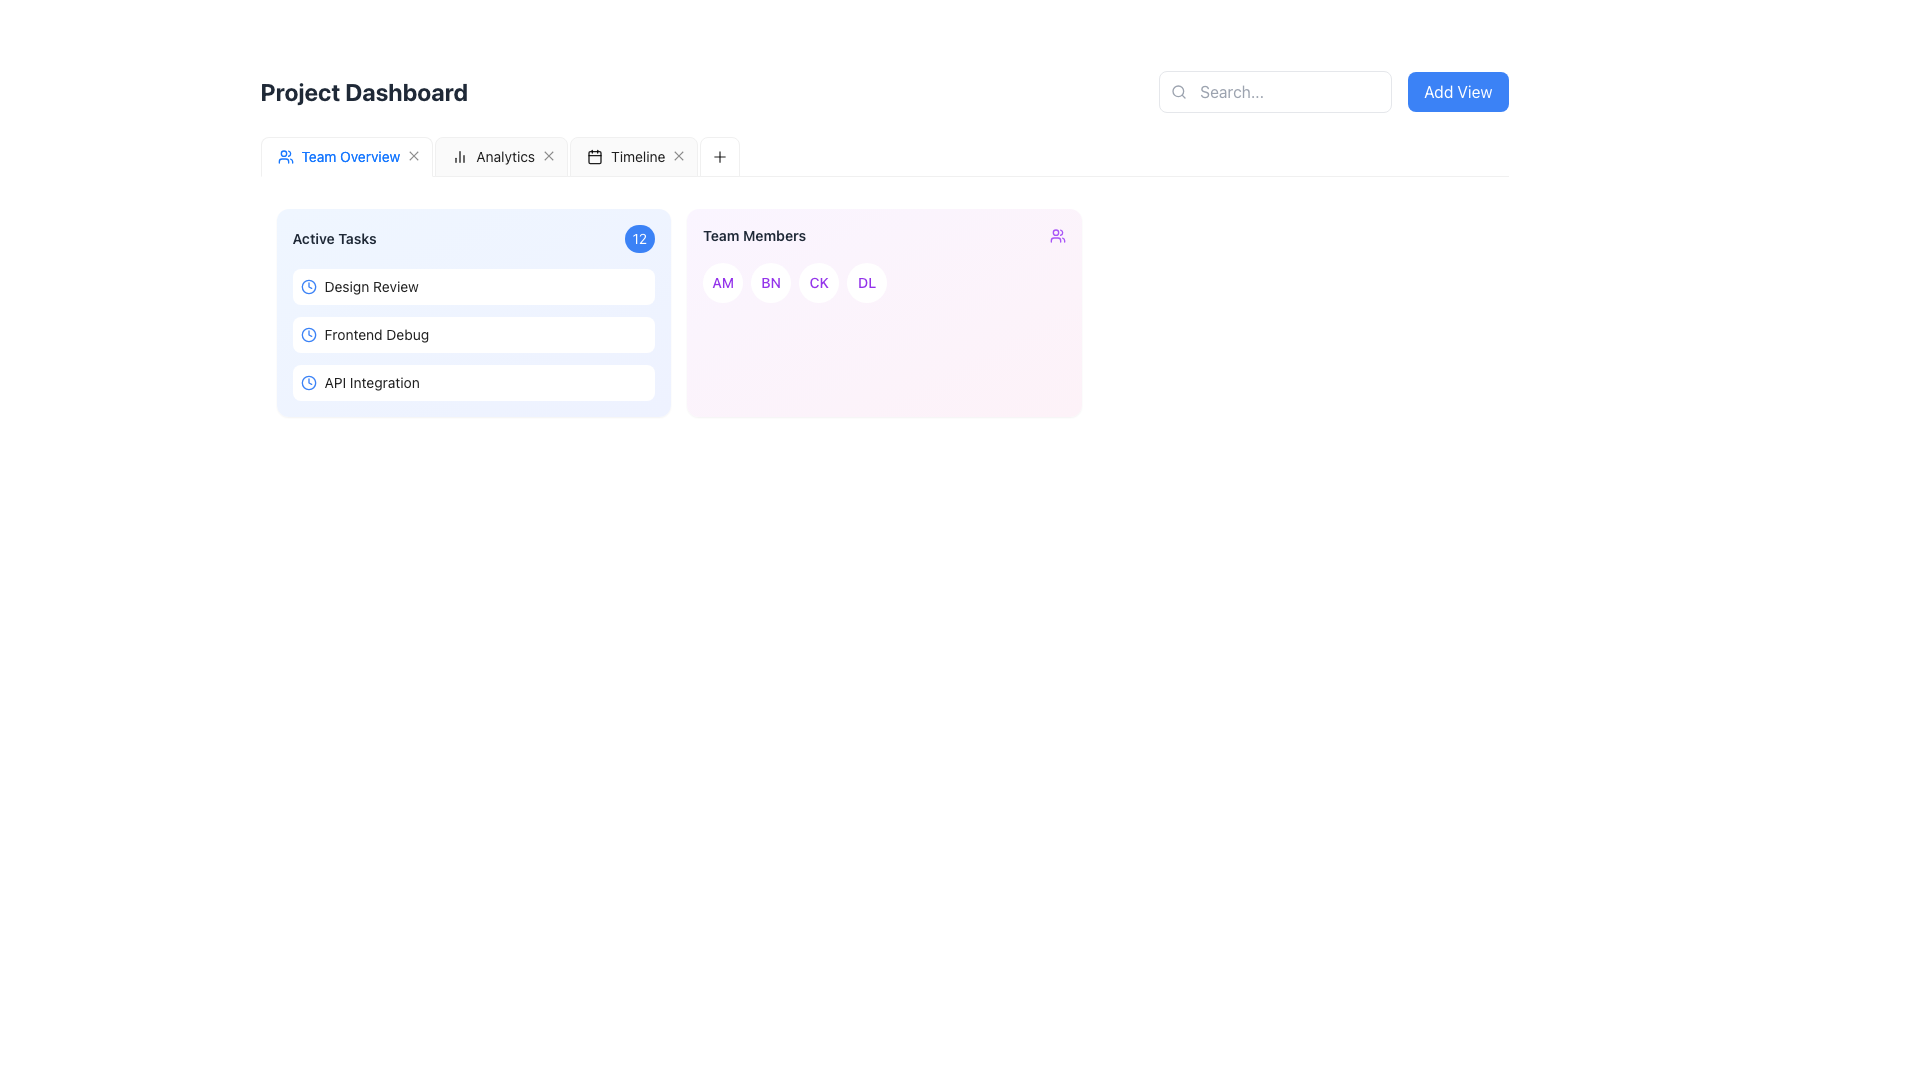 This screenshot has height=1080, width=1920. Describe the element at coordinates (720, 155) in the screenshot. I see `the graphical icon or line located at the center-top of the tabbed navigation area, positioned near the '+' sign` at that location.